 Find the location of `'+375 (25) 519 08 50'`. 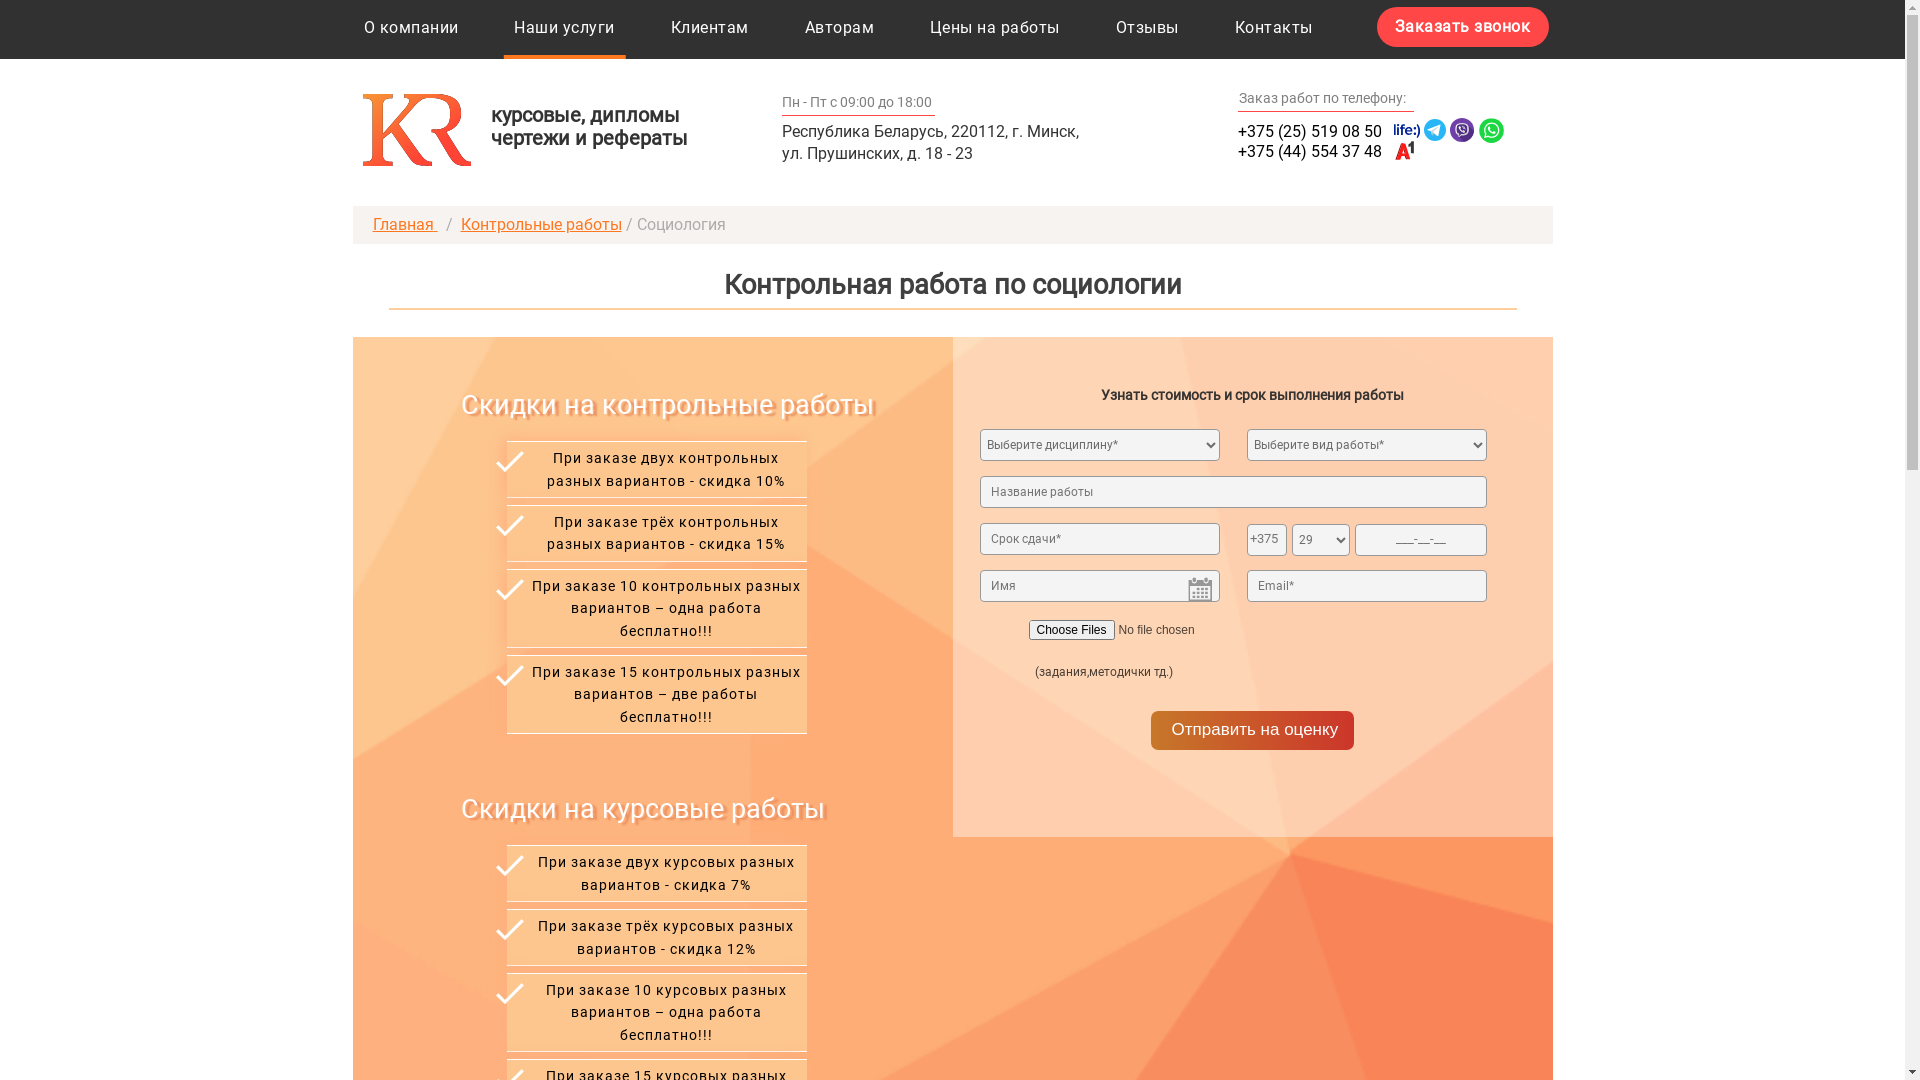

'+375 (25) 519 08 50' is located at coordinates (1237, 131).